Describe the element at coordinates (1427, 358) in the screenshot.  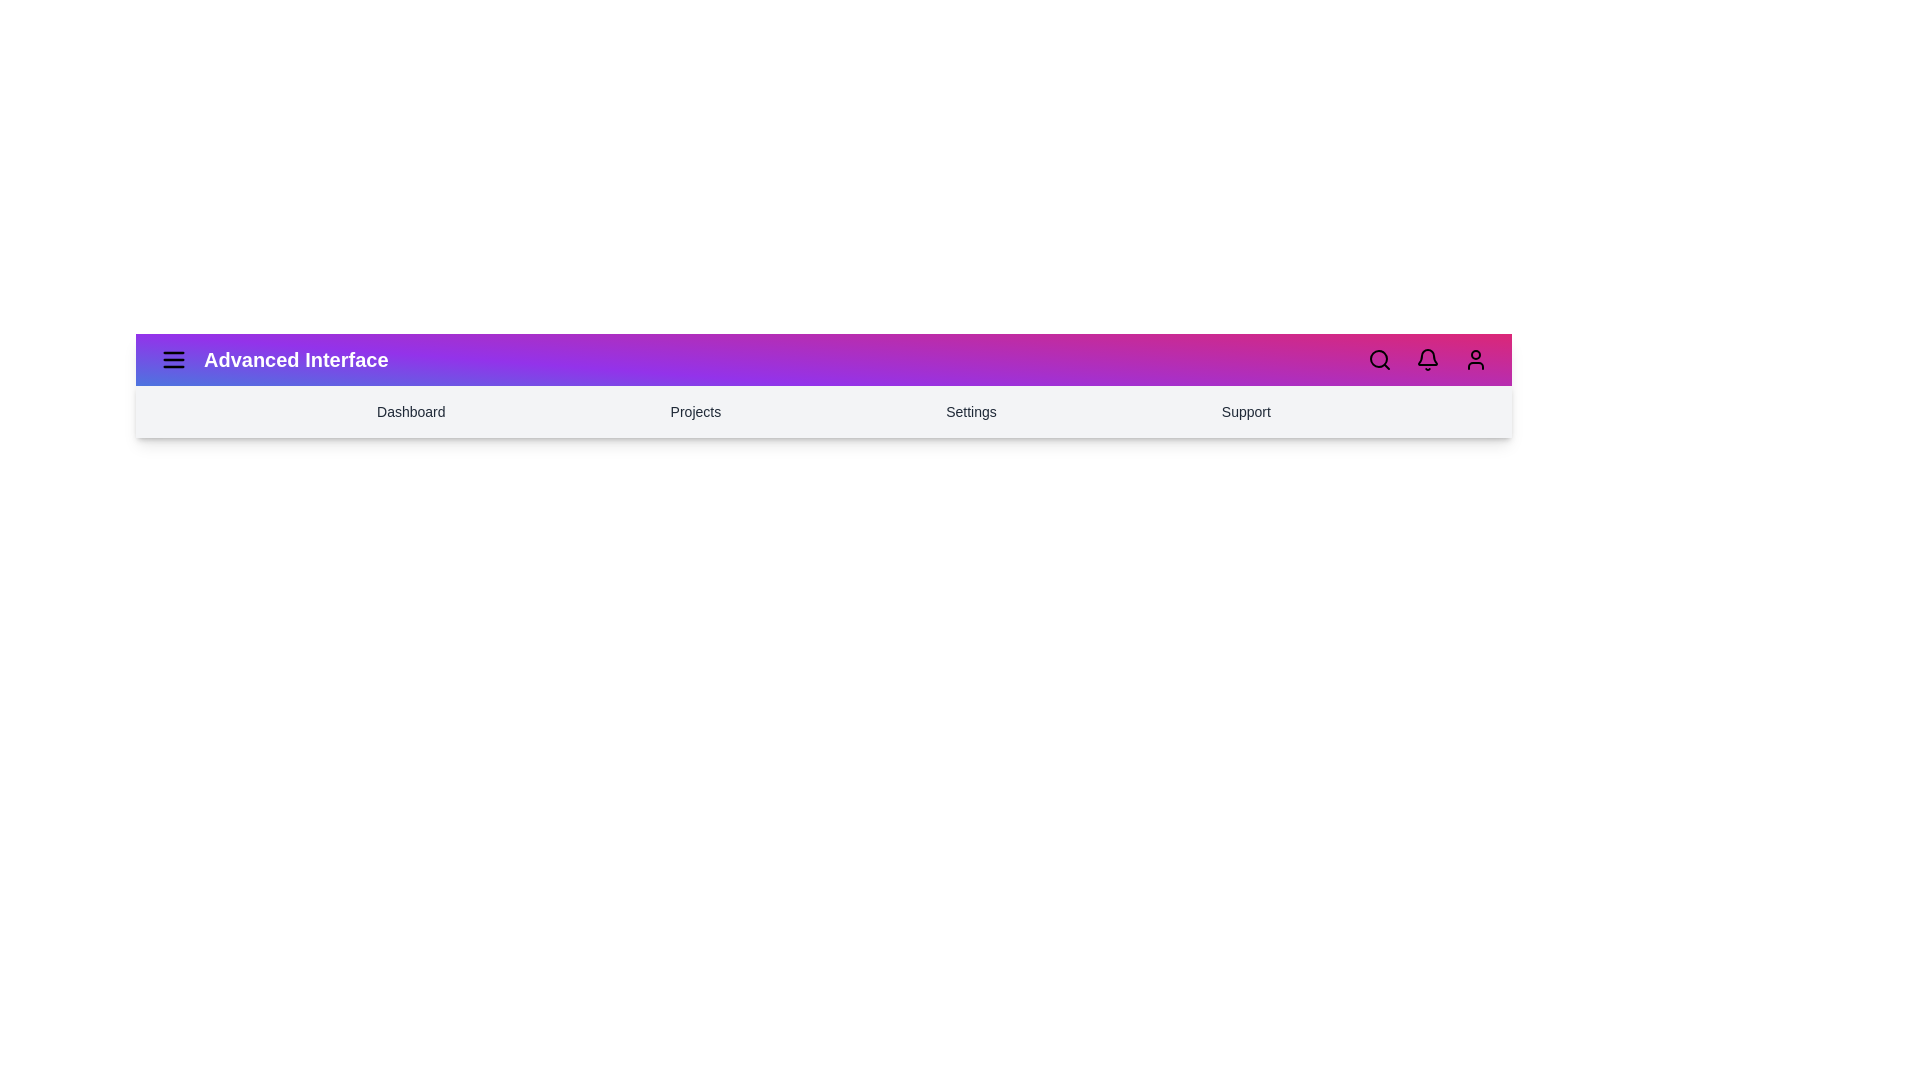
I see `the 'Bell' icon to view notifications` at that location.